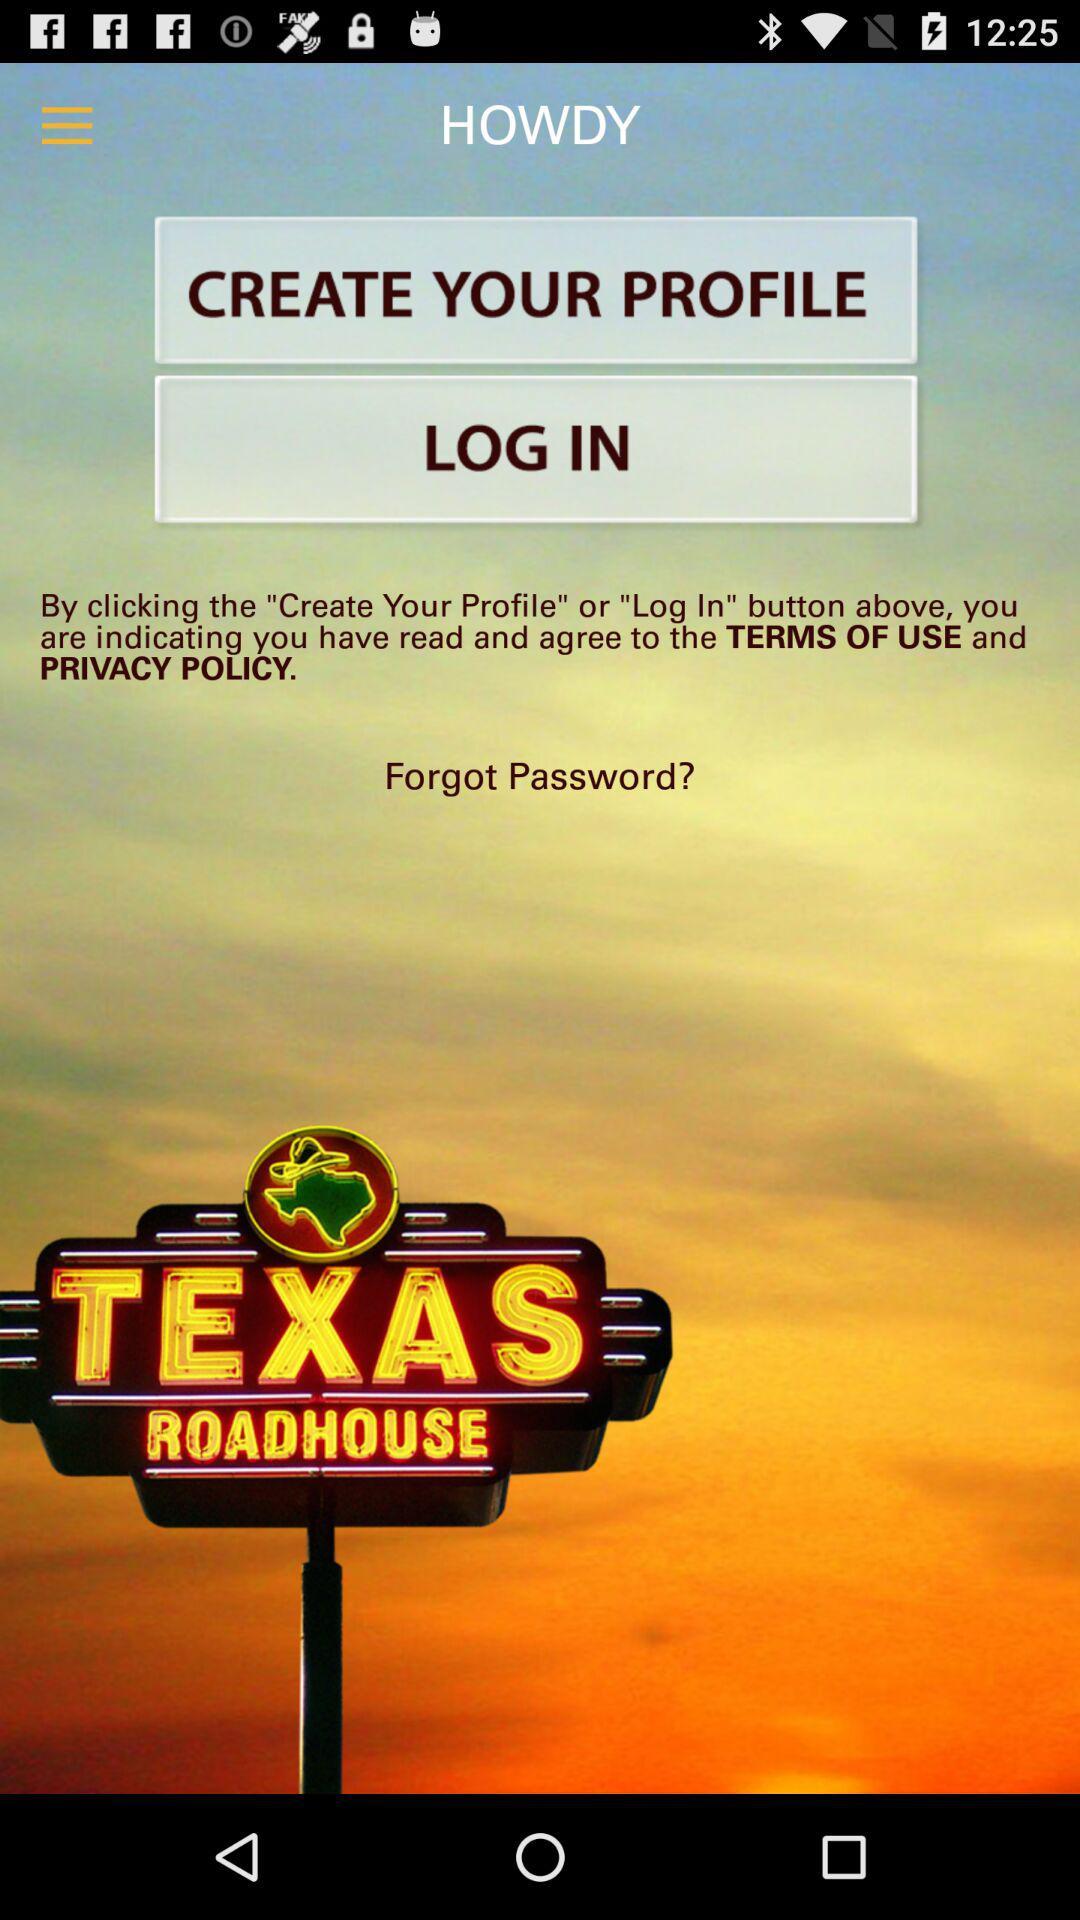 Image resolution: width=1080 pixels, height=1920 pixels. Describe the element at coordinates (540, 293) in the screenshot. I see `create your profile` at that location.